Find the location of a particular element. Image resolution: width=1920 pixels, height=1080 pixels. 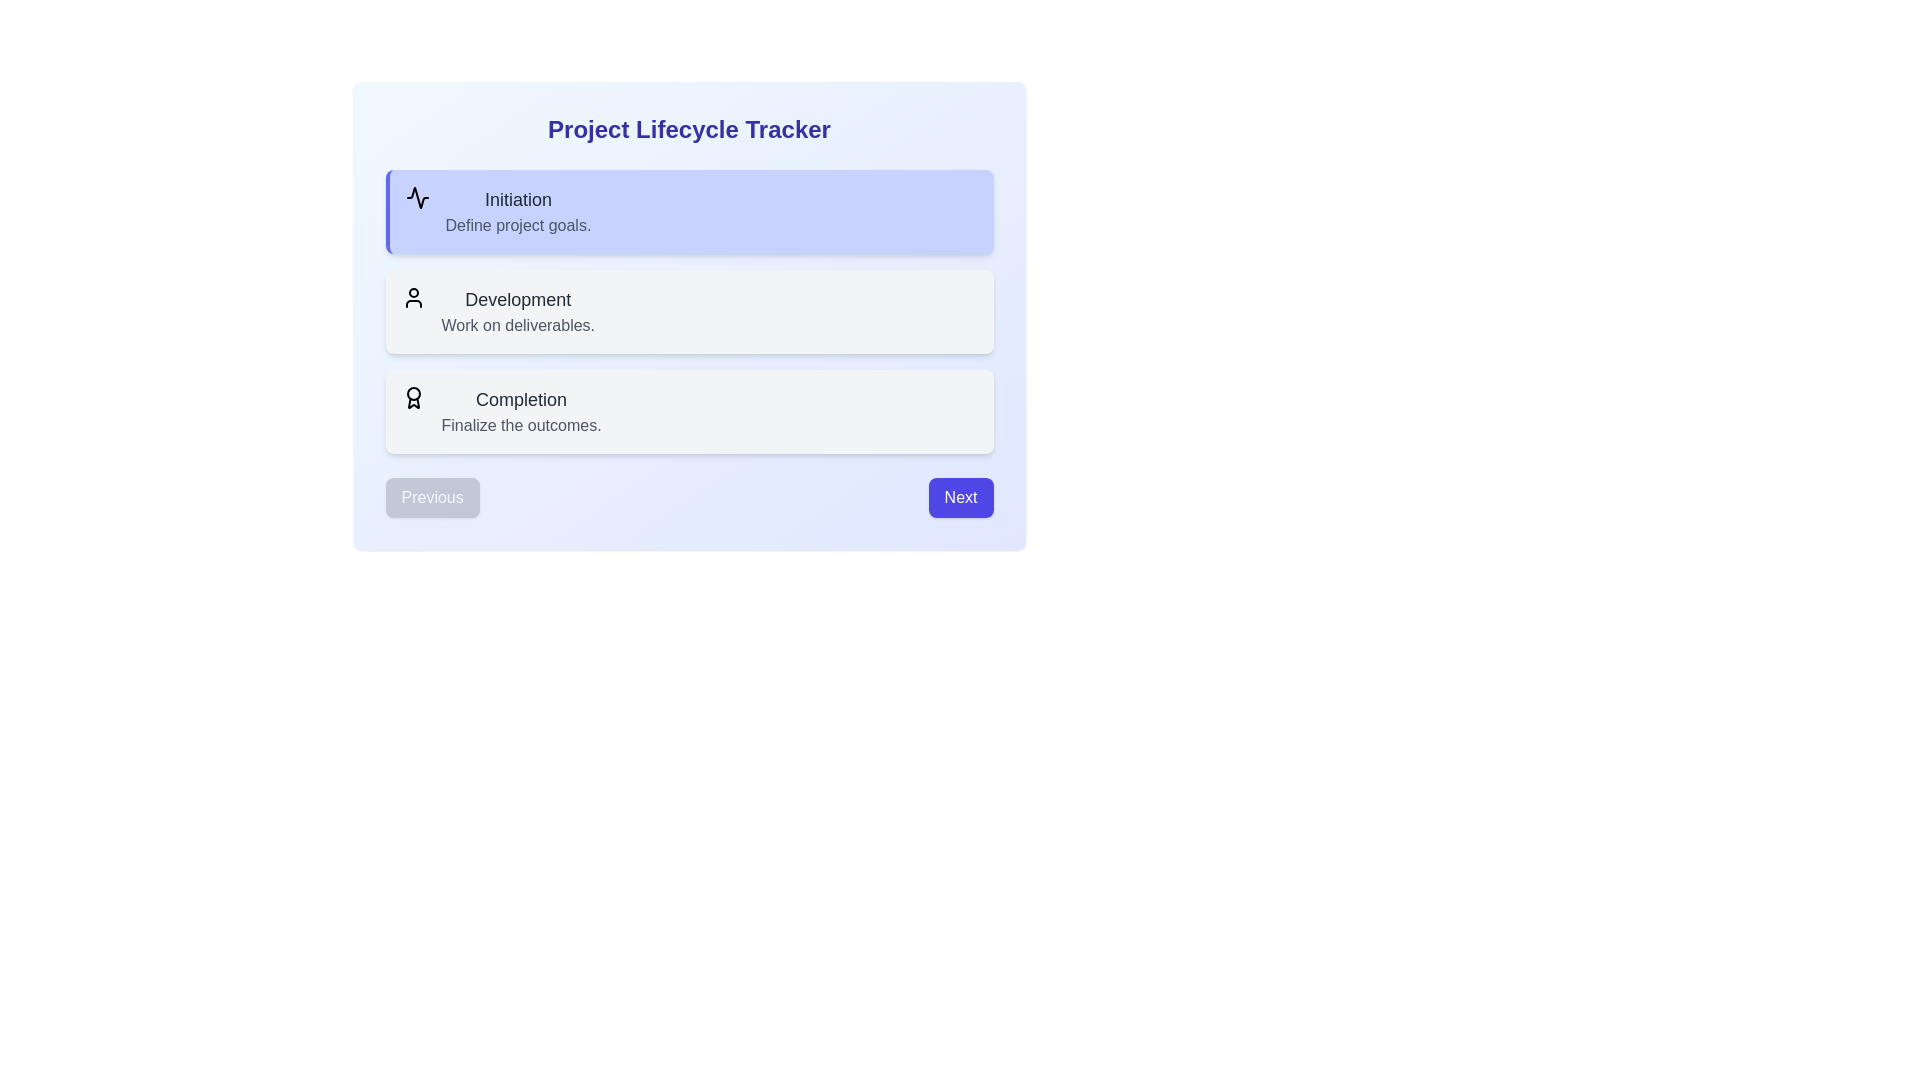

the text block titled 'Initiation' that describes the phase in the project lifecycle, located within the first card under the 'Project Lifecycle Tracker' header is located at coordinates (518, 212).